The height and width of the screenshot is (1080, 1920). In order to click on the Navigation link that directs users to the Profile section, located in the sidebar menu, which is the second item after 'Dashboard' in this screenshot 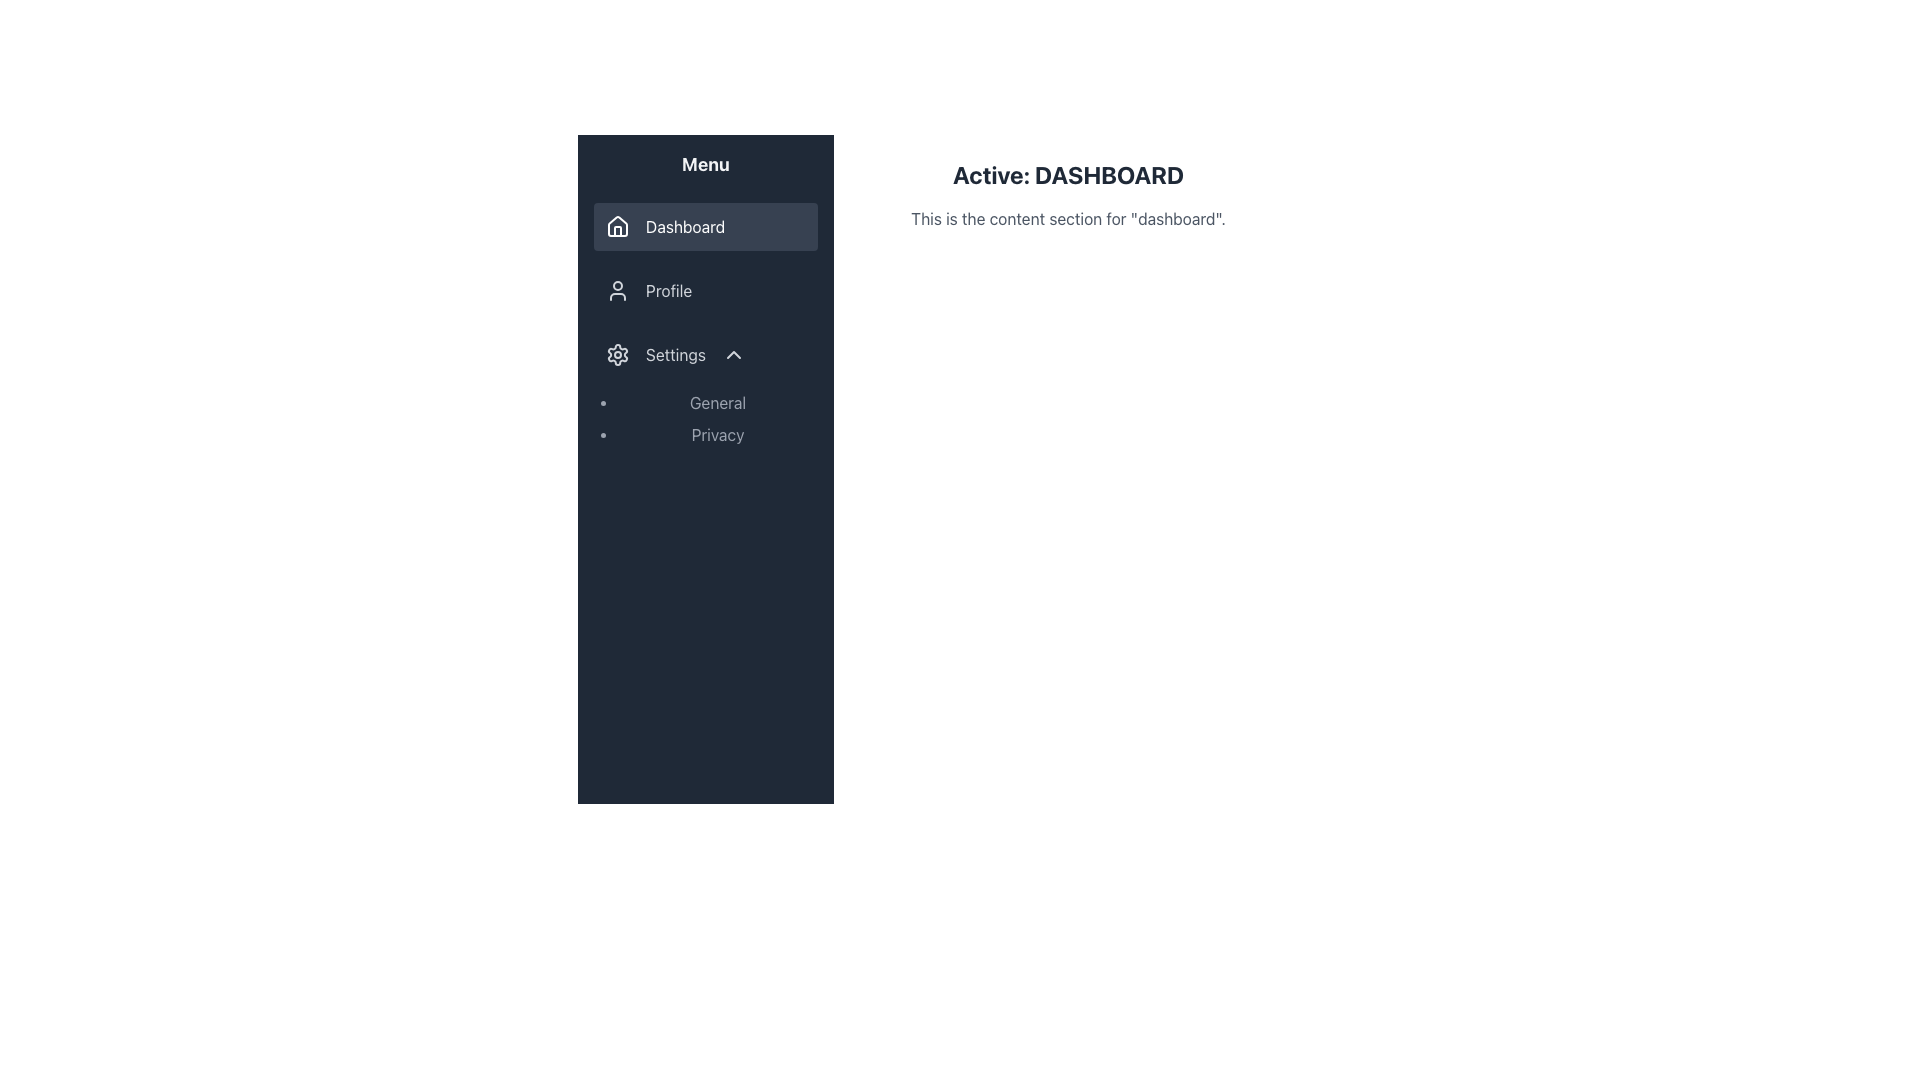, I will do `click(705, 290)`.